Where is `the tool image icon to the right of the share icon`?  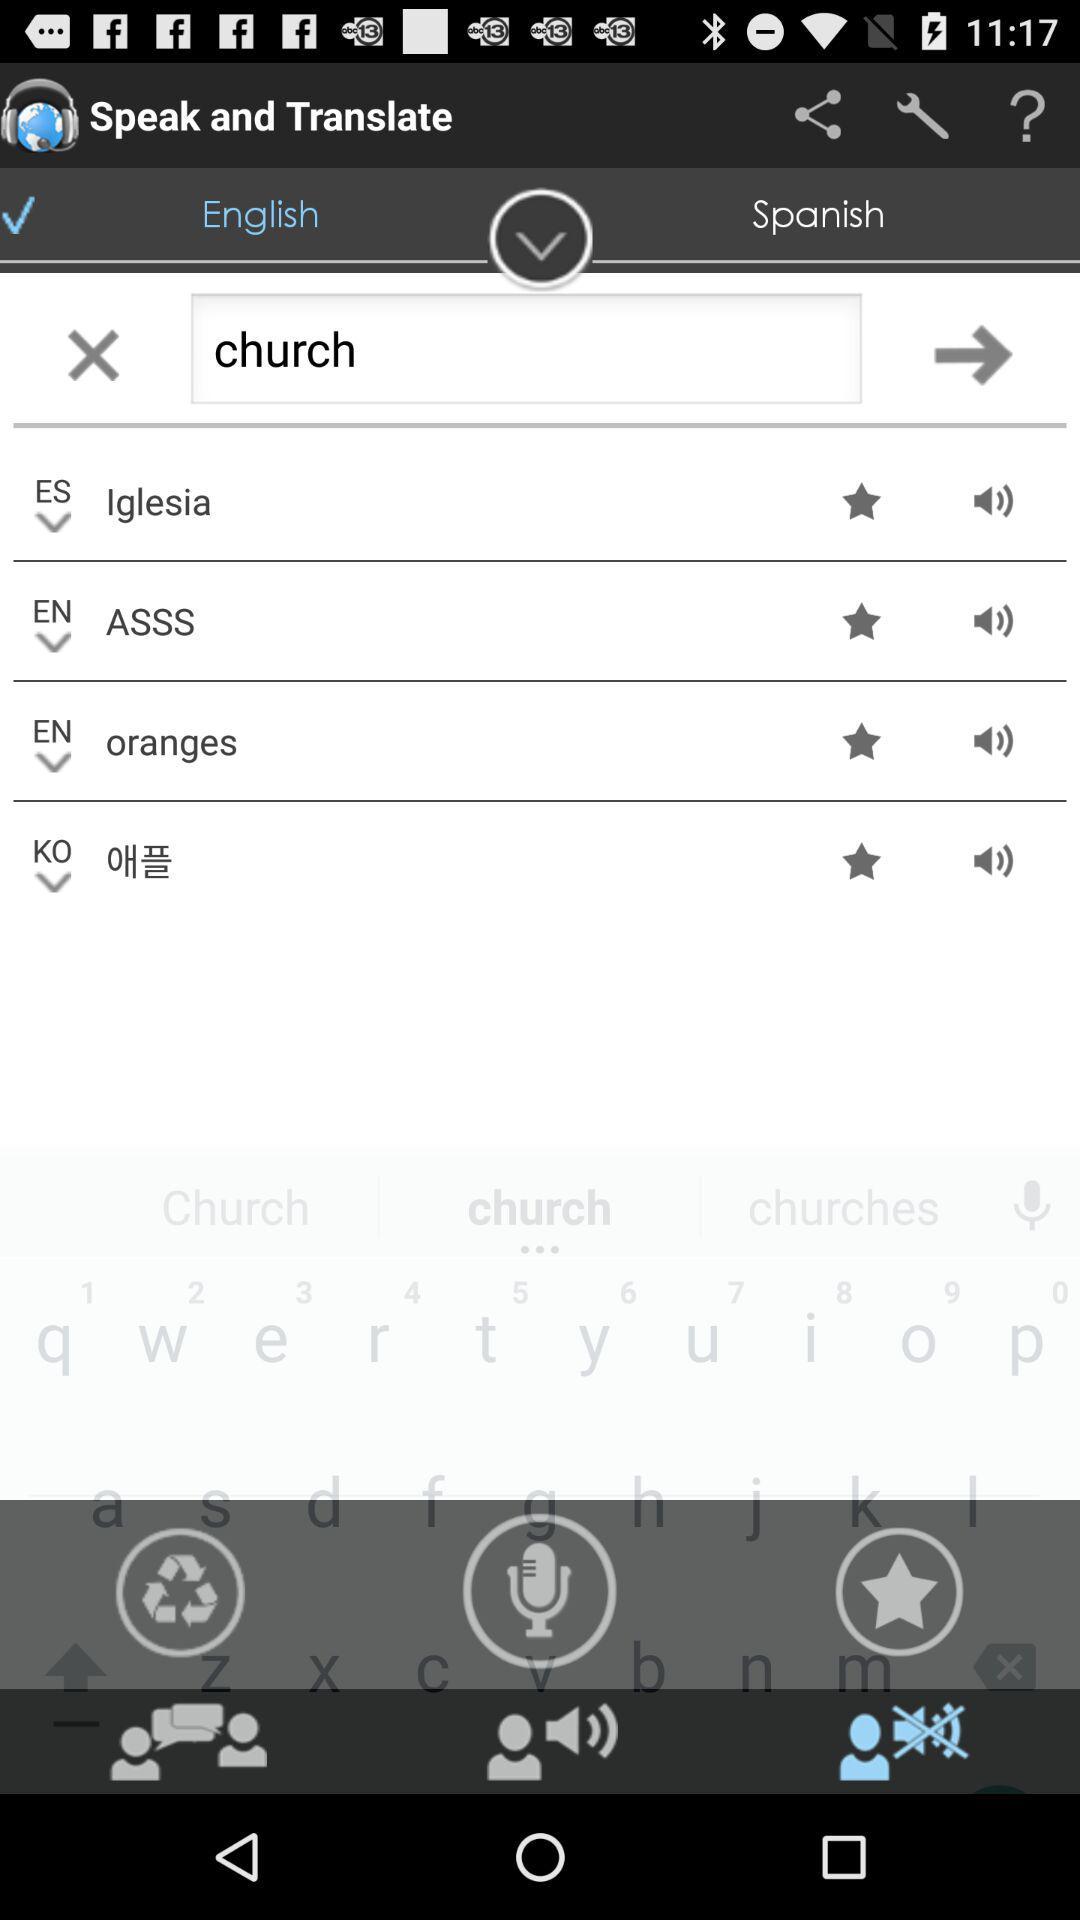
the tool image icon to the right of the share icon is located at coordinates (922, 114).